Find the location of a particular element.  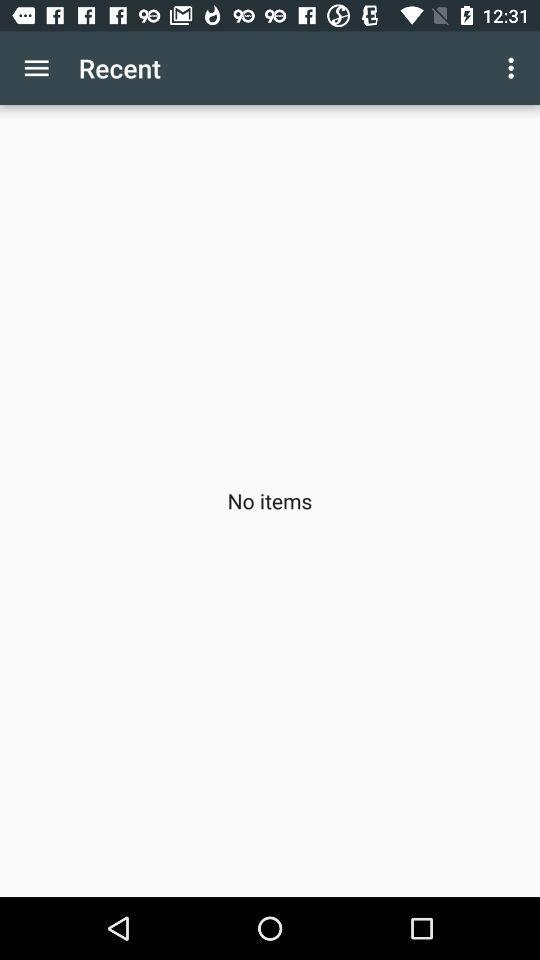

the app above no items icon is located at coordinates (513, 68).